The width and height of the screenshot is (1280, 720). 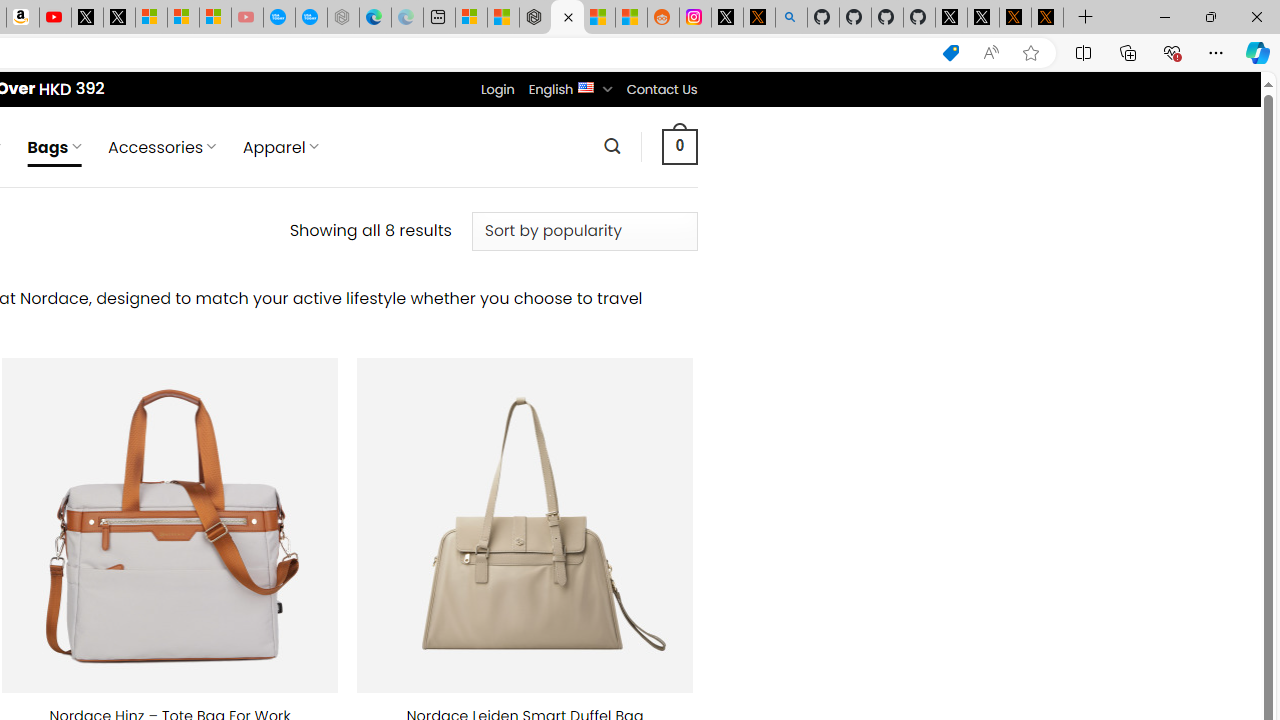 What do you see at coordinates (1046, 17) in the screenshot?
I see `'X Privacy Policy'` at bounding box center [1046, 17].